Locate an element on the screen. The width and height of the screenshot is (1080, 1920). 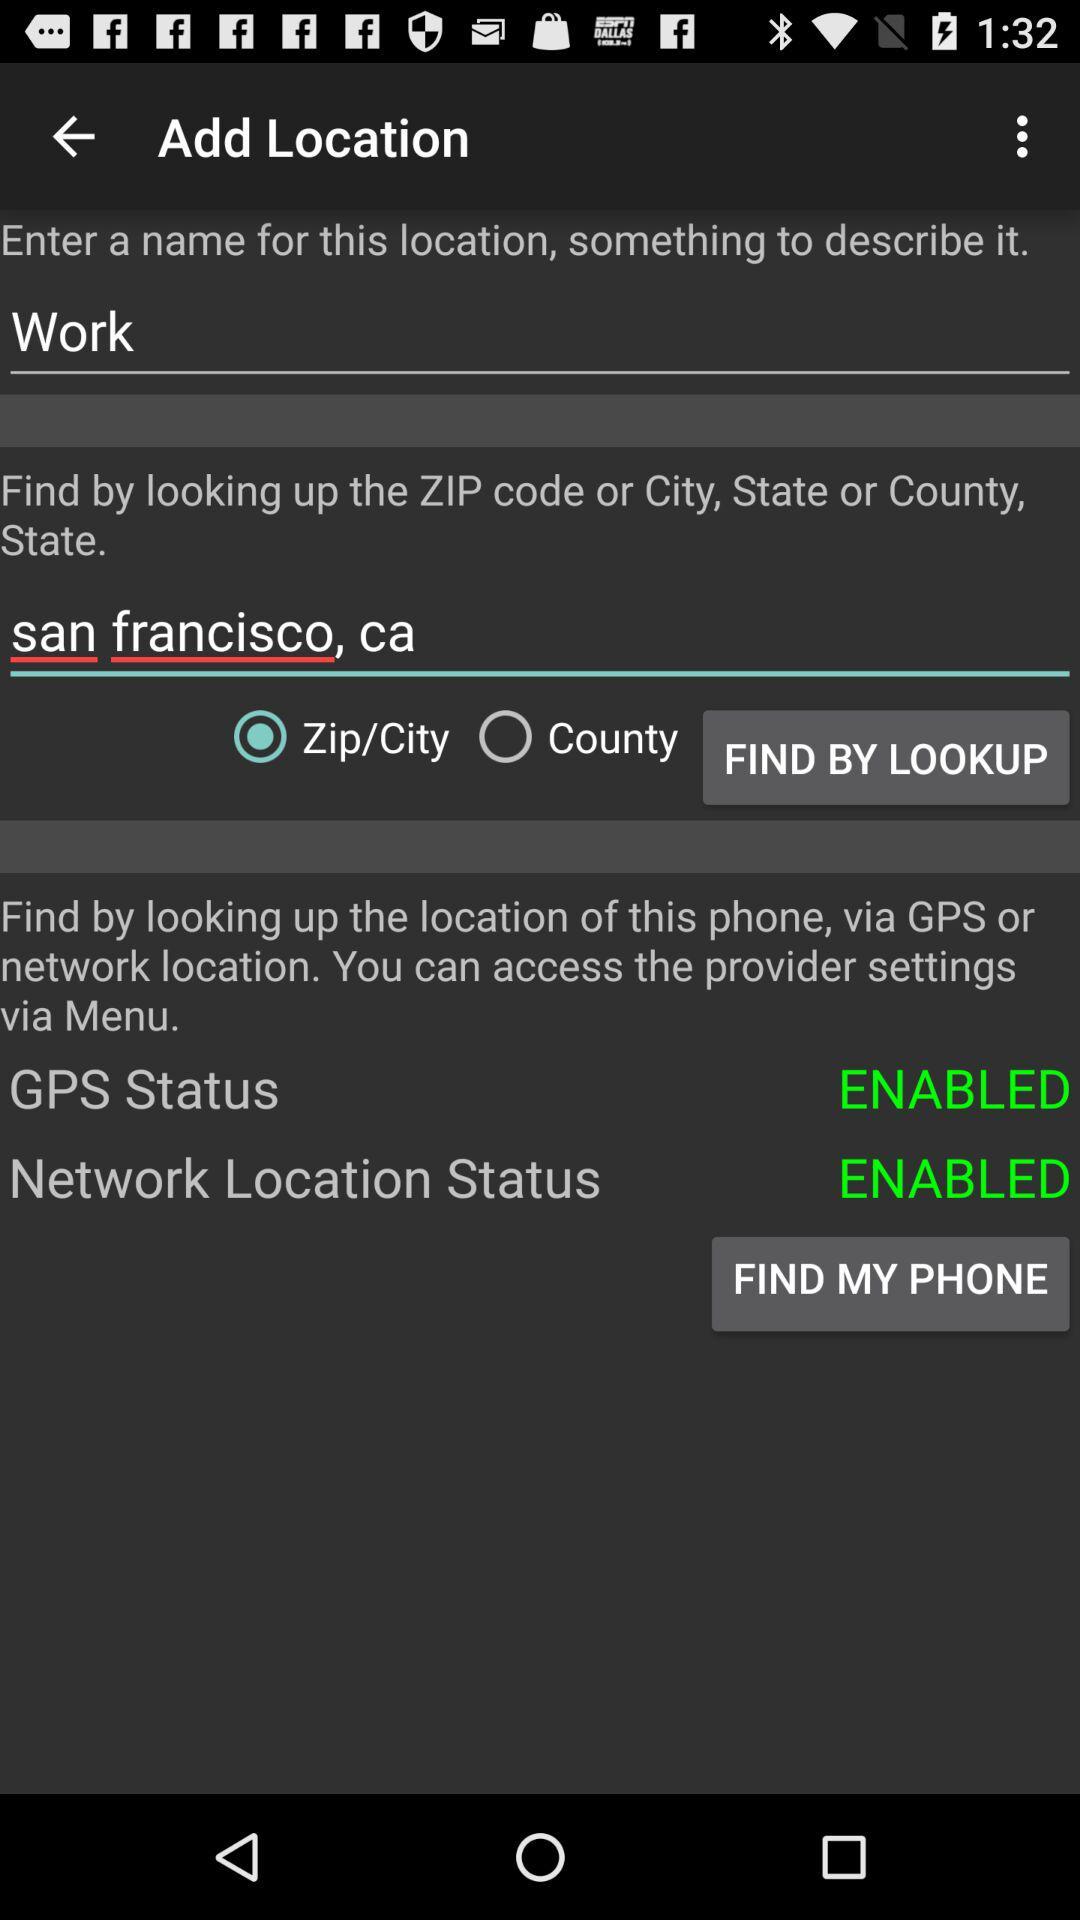
the item above the find by lookup icon is located at coordinates (540, 629).